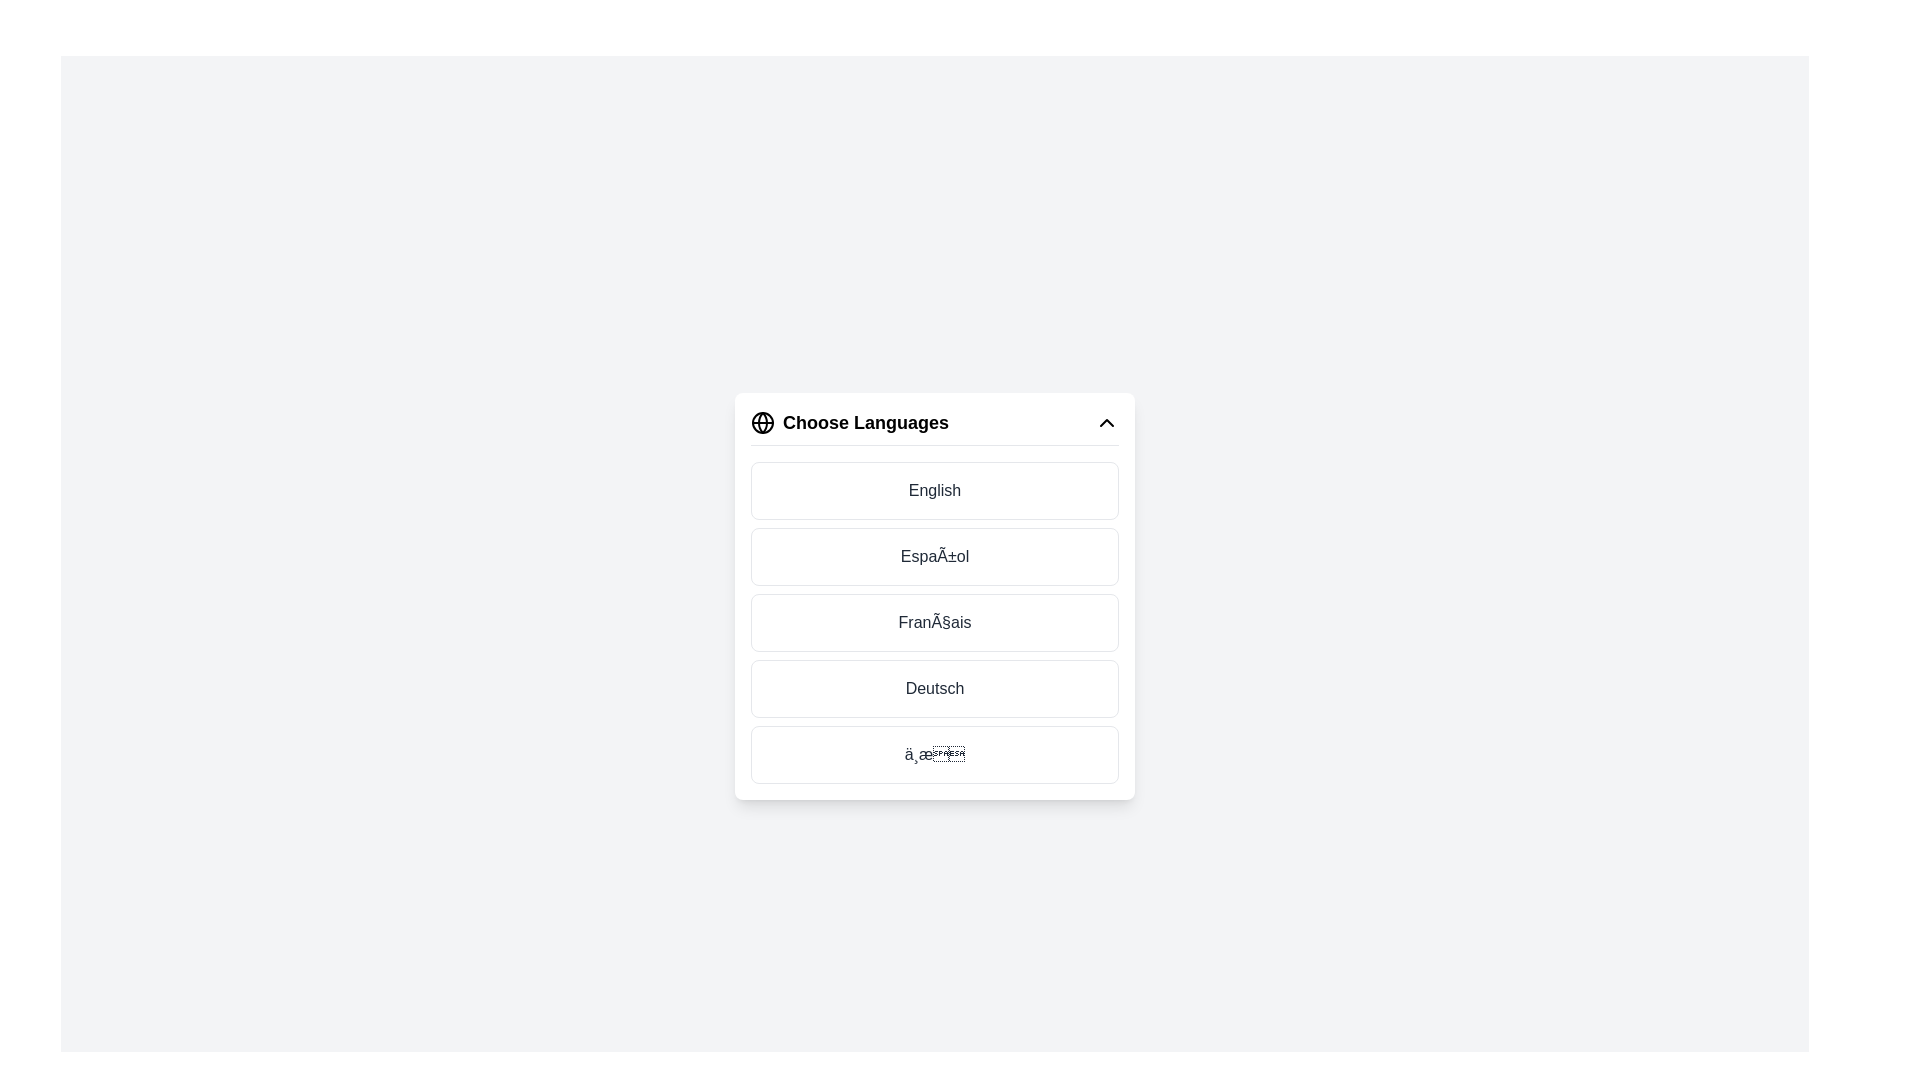 The width and height of the screenshot is (1920, 1080). What do you see at coordinates (762, 420) in the screenshot?
I see `the language selection icon located to the left of the 'Choose Languages' text, which signifies the dropdown menu for language selection` at bounding box center [762, 420].